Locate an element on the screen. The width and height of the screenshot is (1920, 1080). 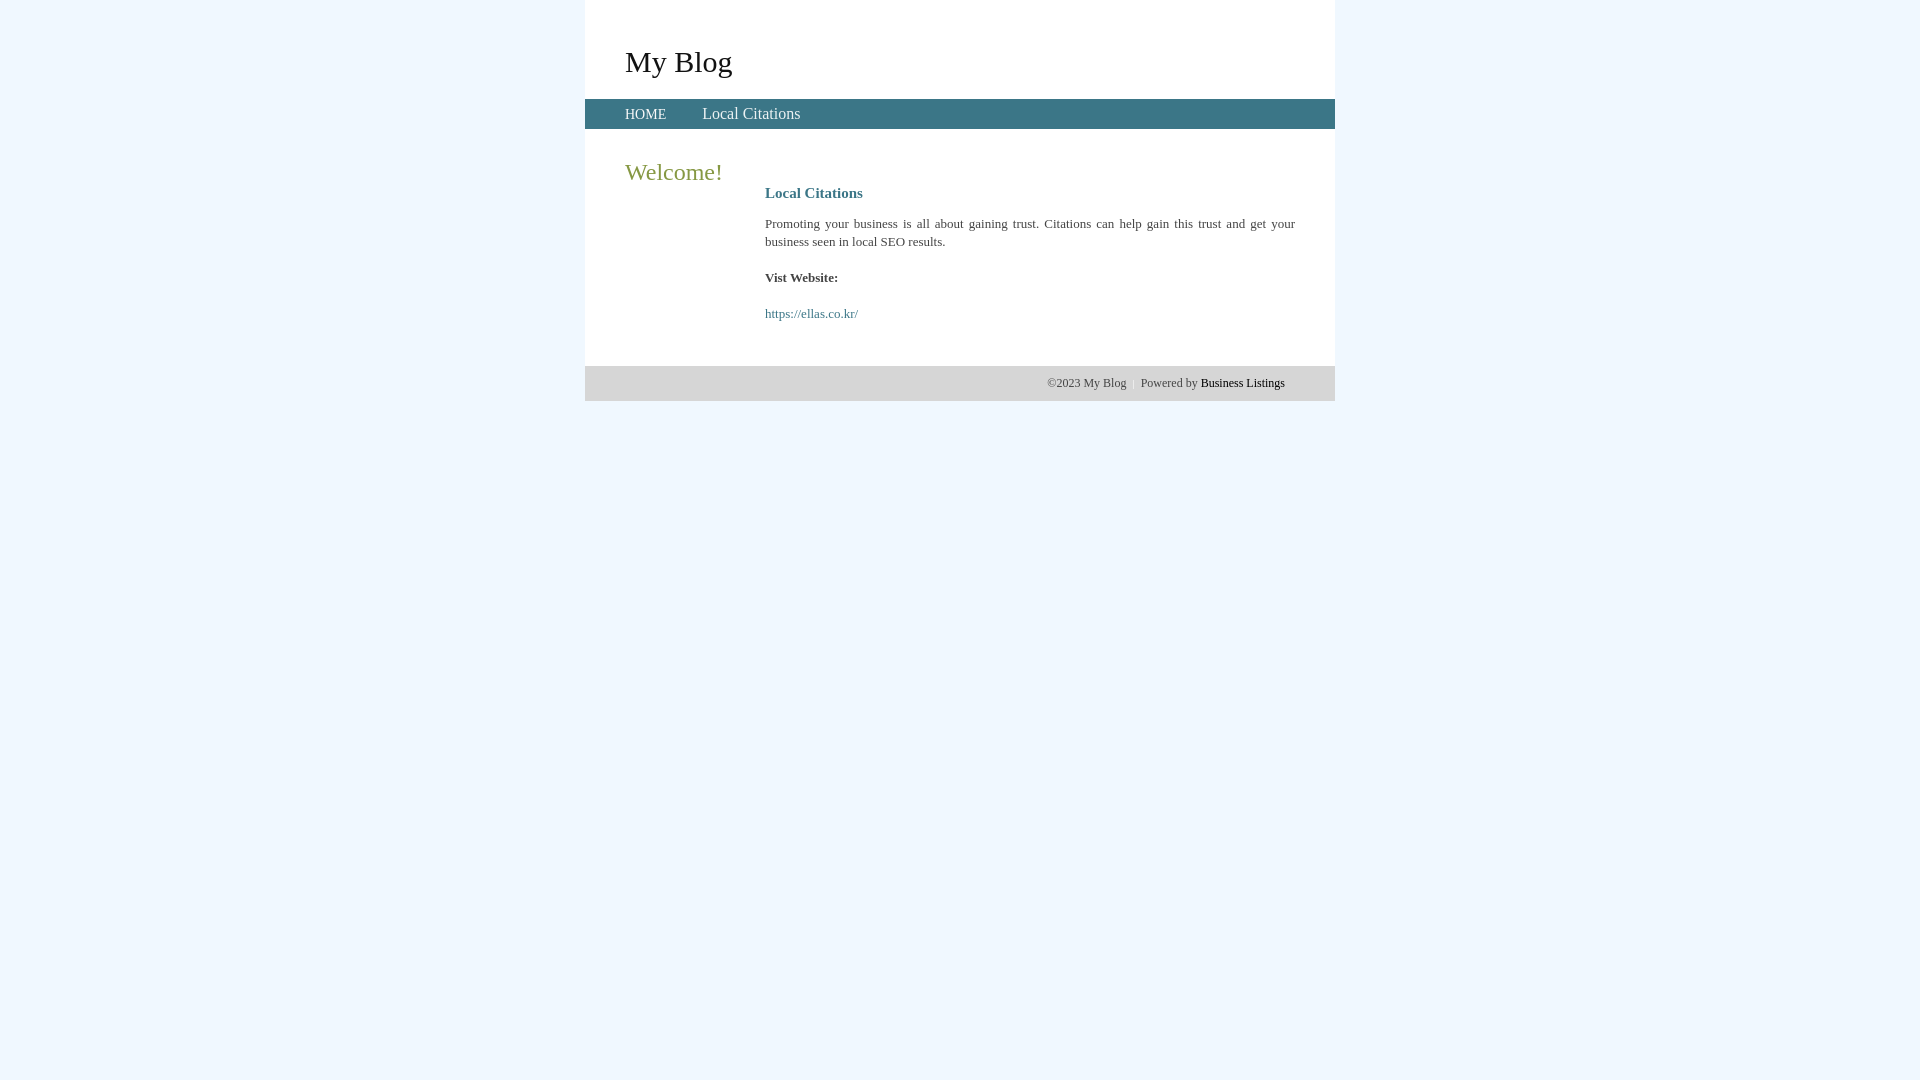
'HOME' is located at coordinates (645, 114).